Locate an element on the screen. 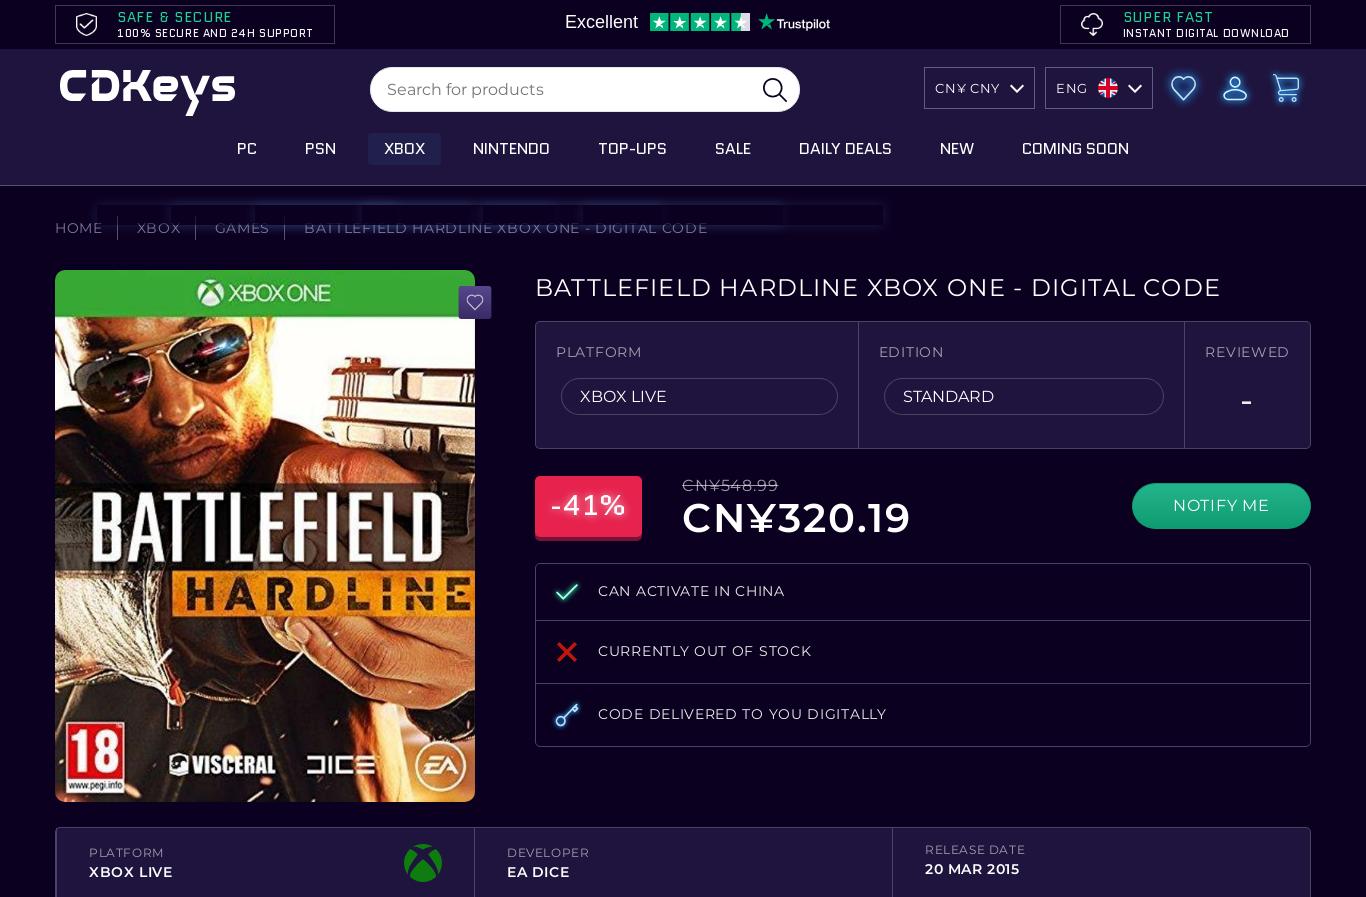 Image resolution: width=1366 pixels, height=897 pixels. 'PSN TopUp Cards' is located at coordinates (259, 275).